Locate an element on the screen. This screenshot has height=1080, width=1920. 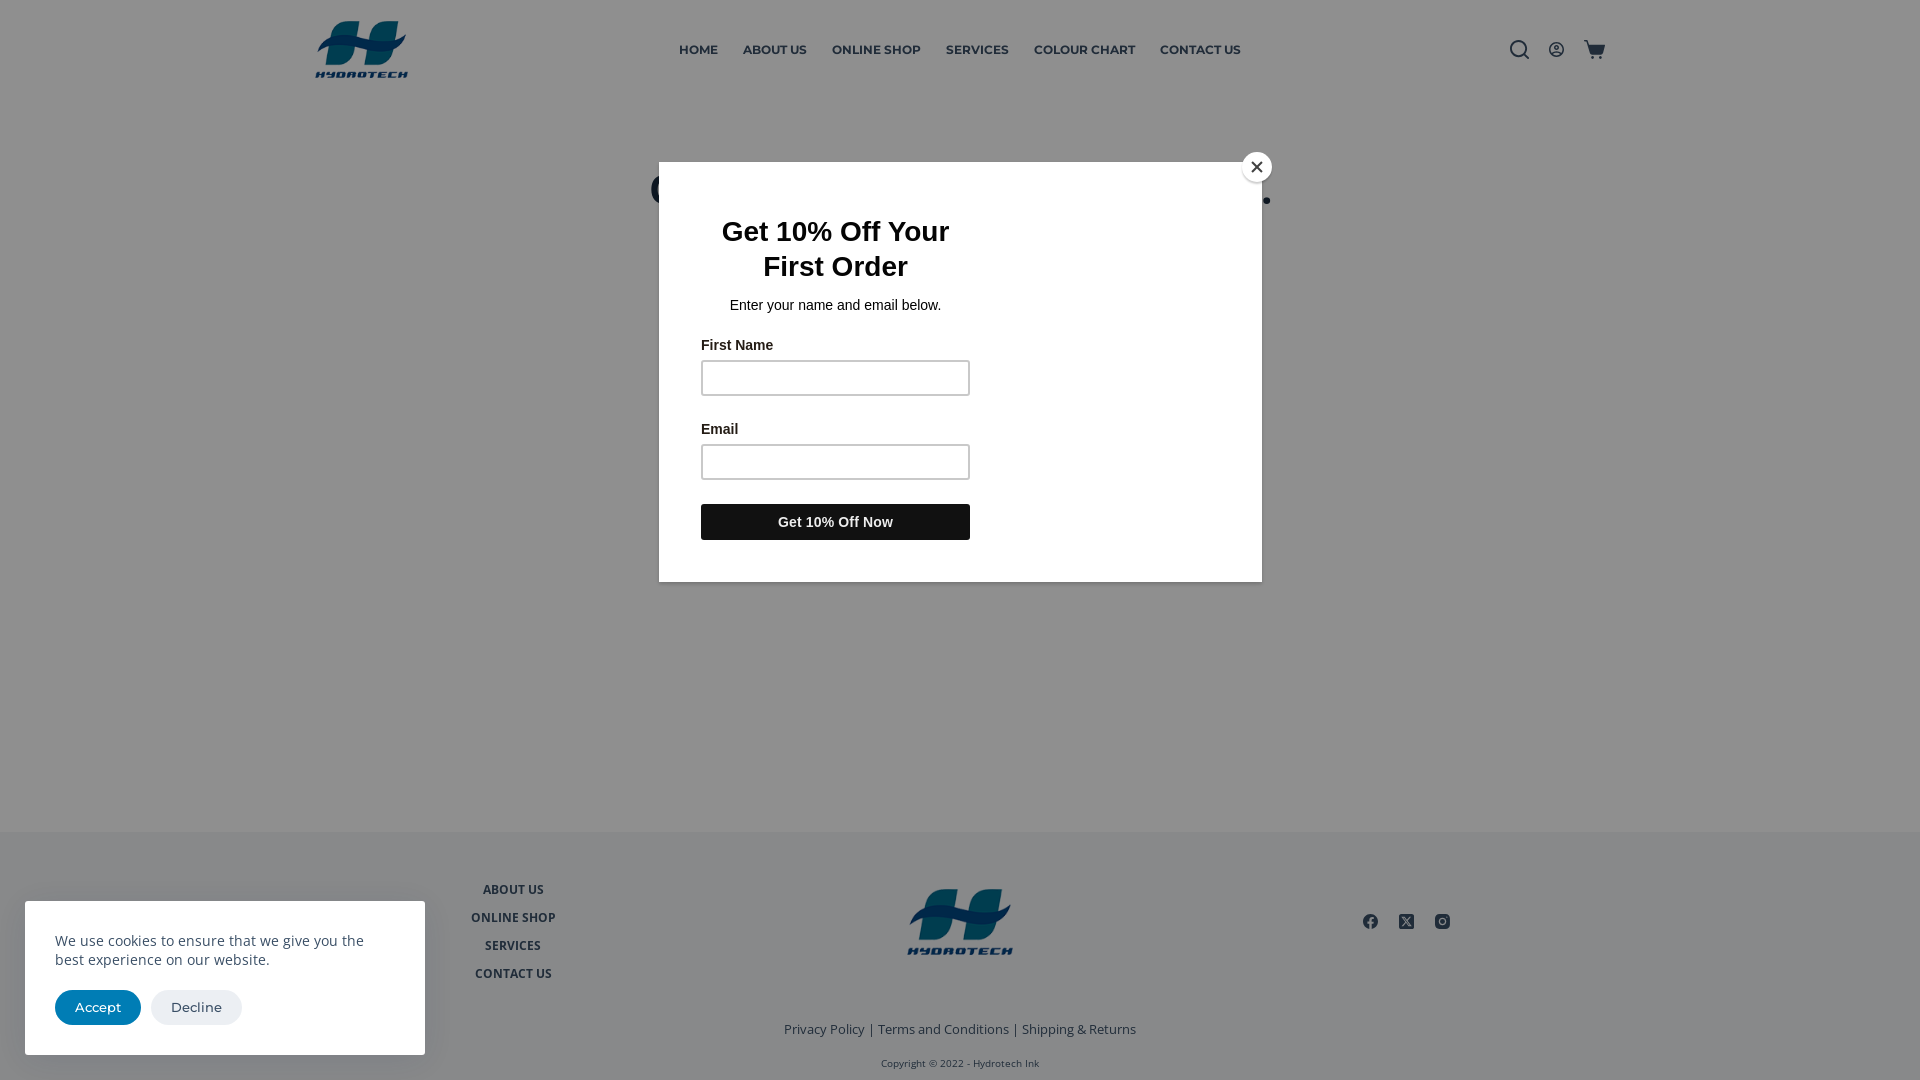
'ONLINE SHOP' is located at coordinates (513, 918).